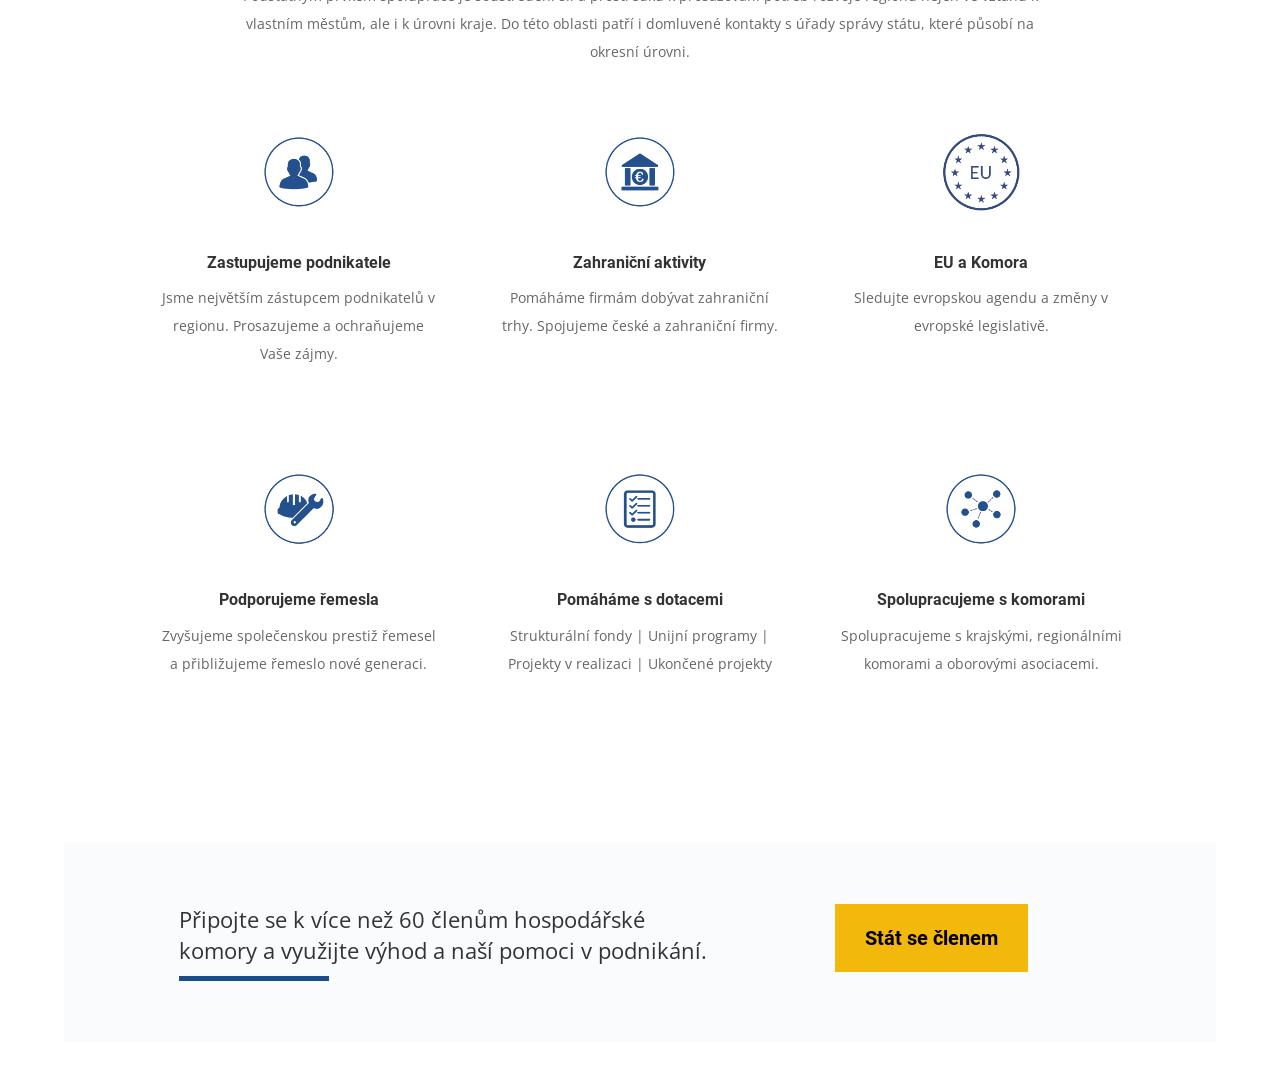 This screenshot has height=1068, width=1280. What do you see at coordinates (572, 261) in the screenshot?
I see `'Zahraniční aktivity'` at bounding box center [572, 261].